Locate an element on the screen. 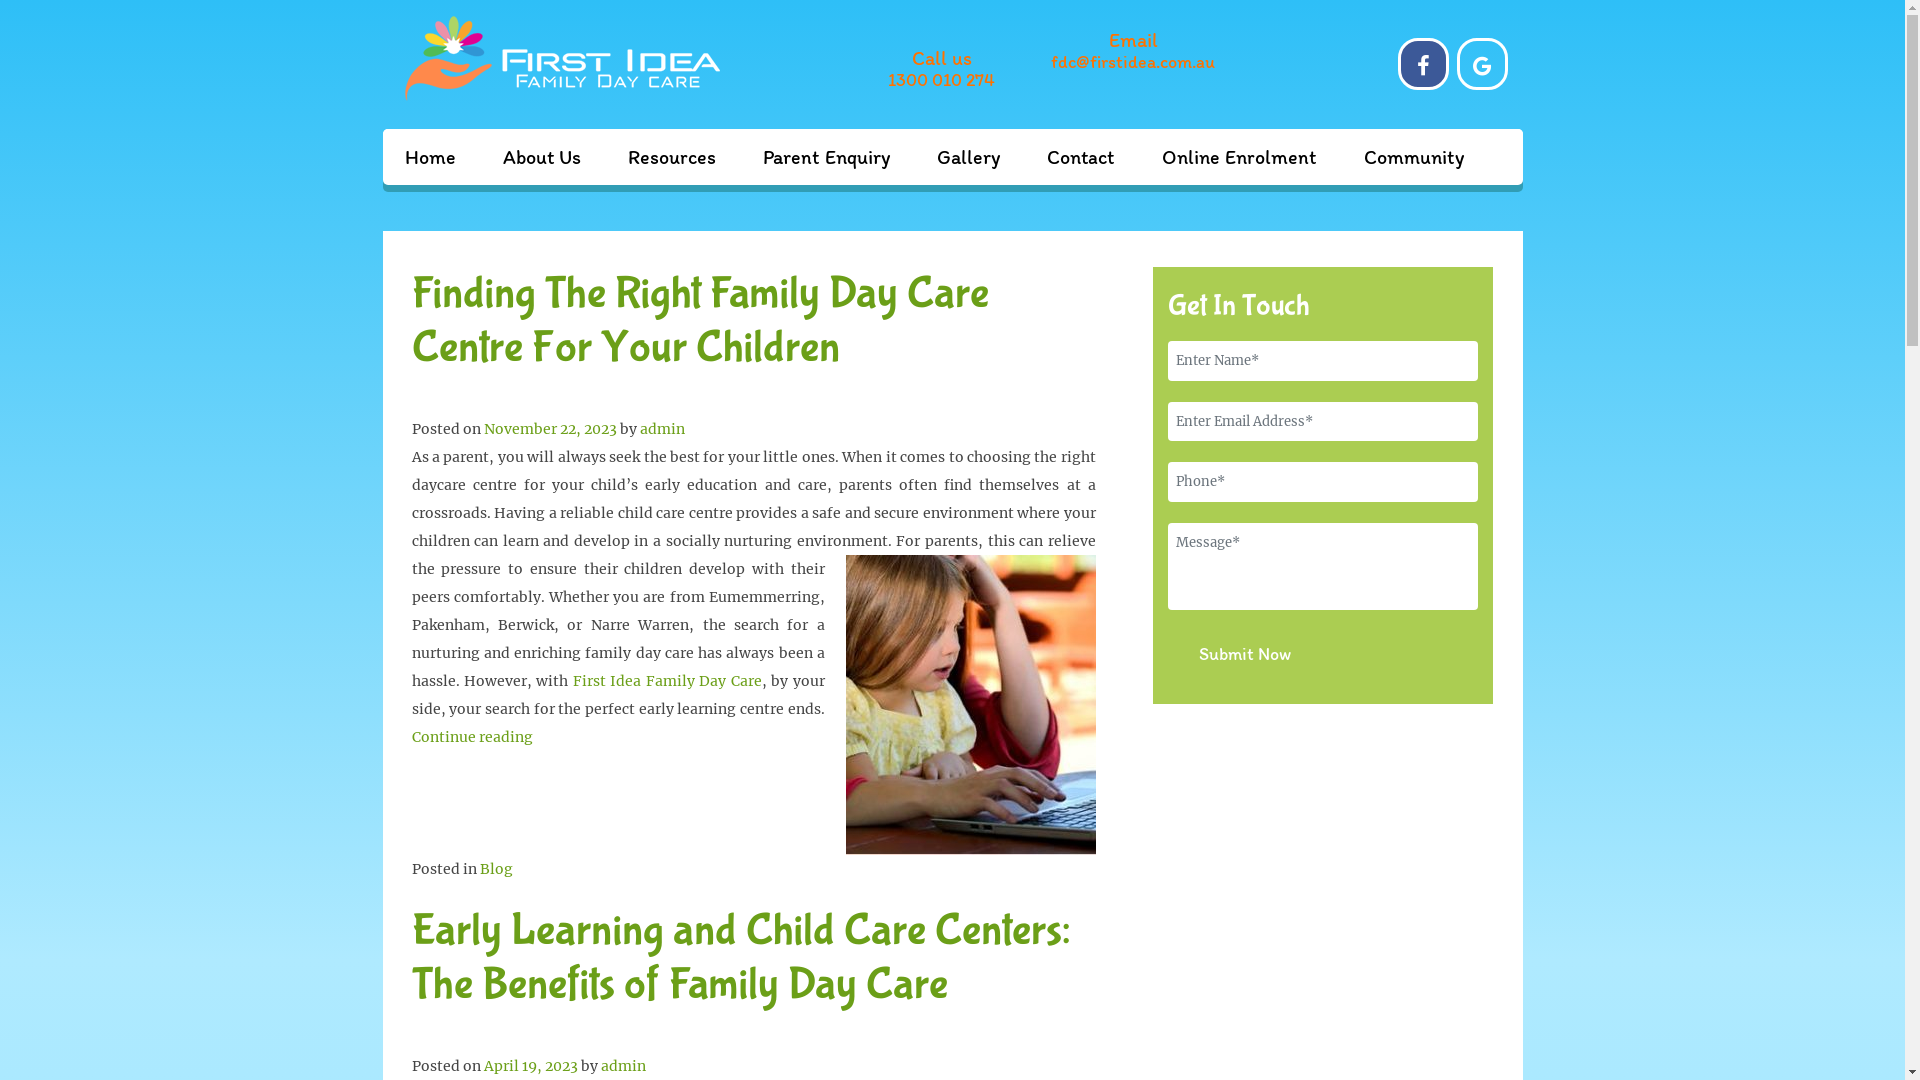 The width and height of the screenshot is (1920, 1080). '1300 010 274' is located at coordinates (858, 79).